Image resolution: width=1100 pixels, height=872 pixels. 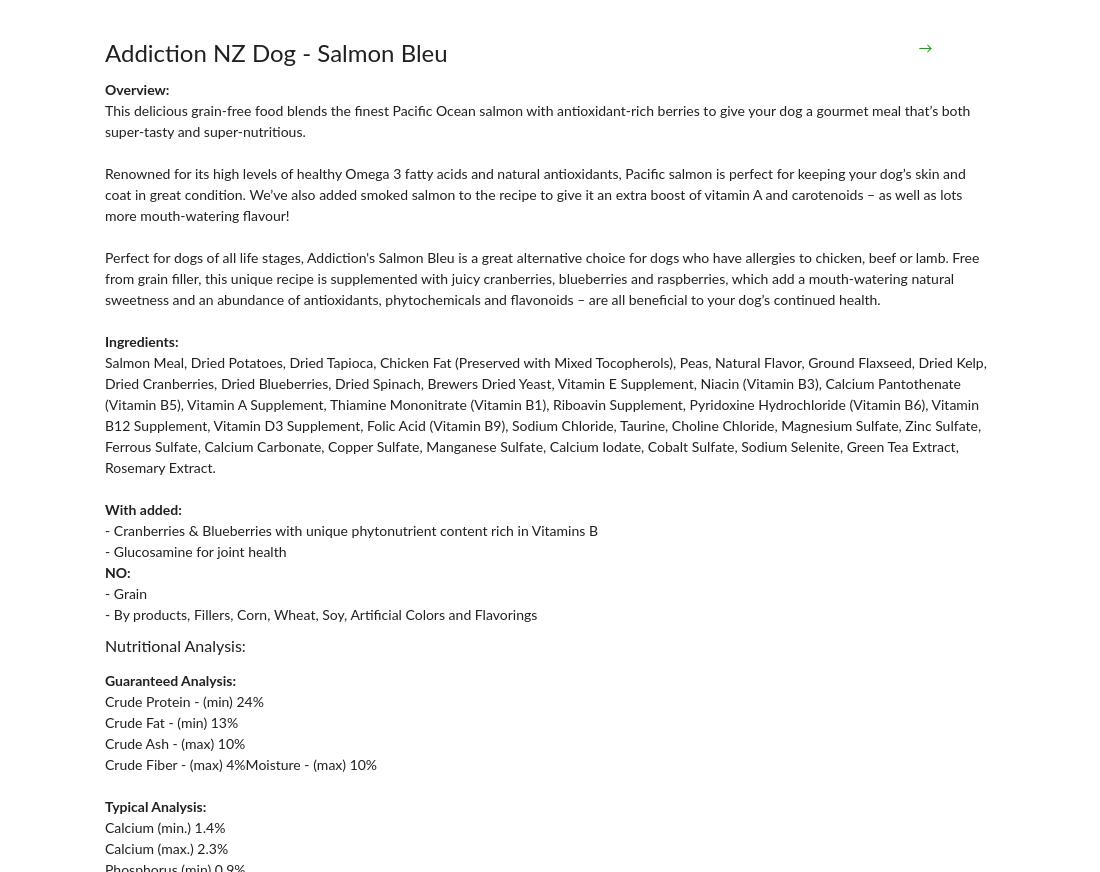 I want to click on 'Guaranteed Analysis:', so click(x=169, y=680).